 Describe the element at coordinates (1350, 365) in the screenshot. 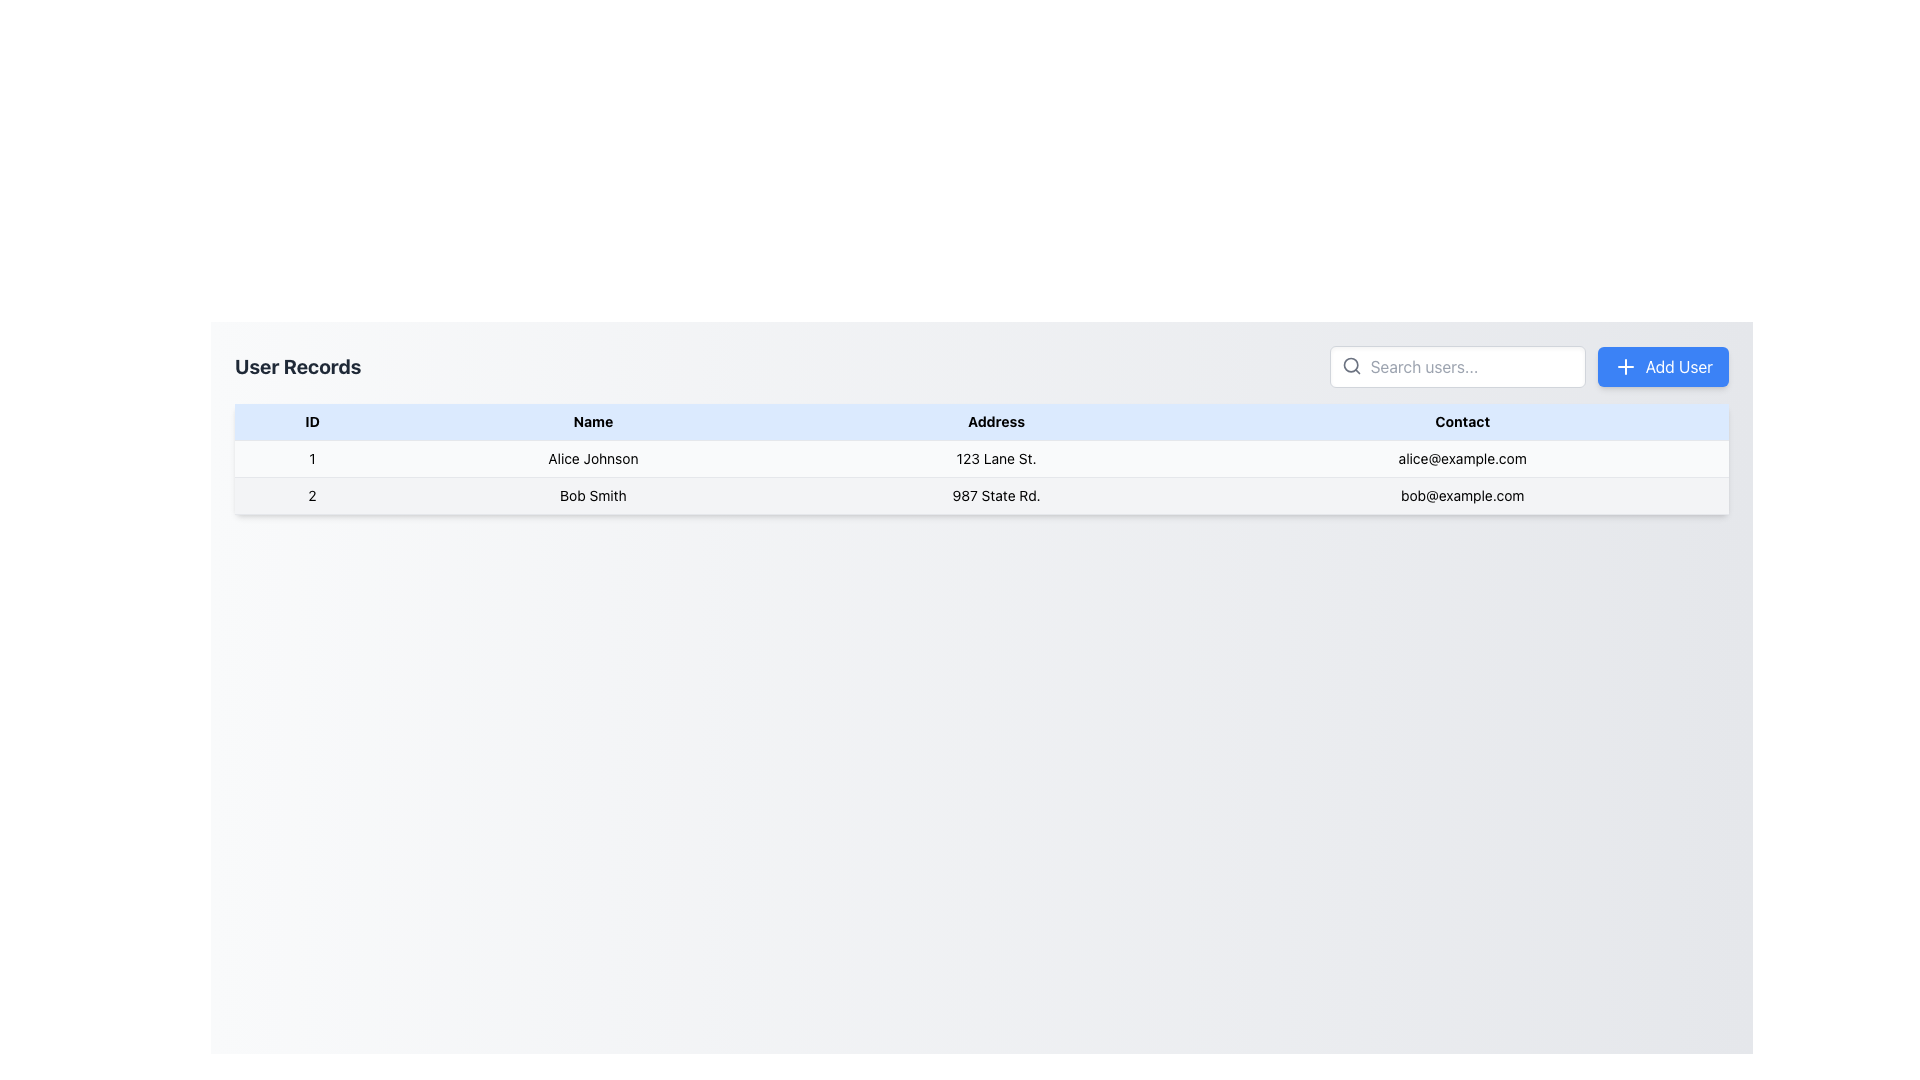

I see `the circular SVG graphic component of the search icon located in the top-right section of the interface, to the left of the search input box` at that location.